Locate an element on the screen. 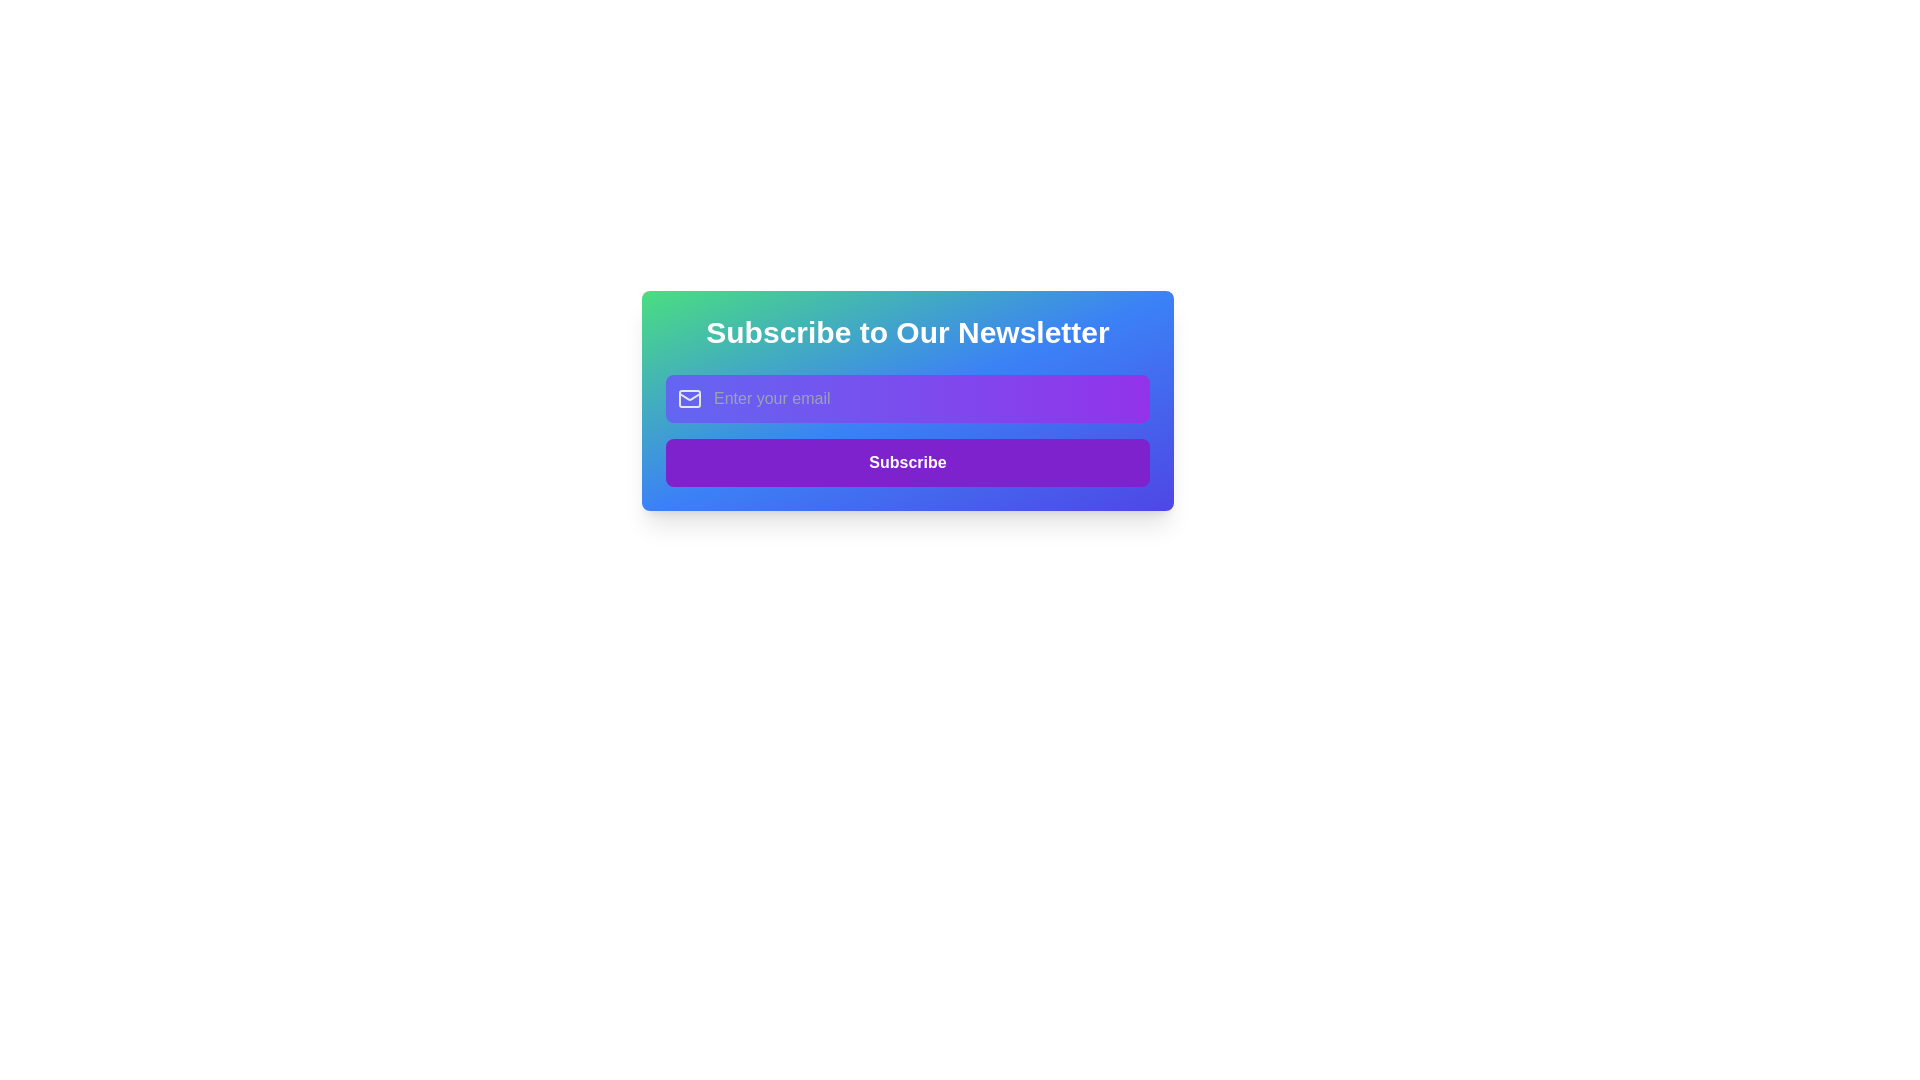 The height and width of the screenshot is (1080, 1920). the email icon, which is a rectangular icon with rounded corners resembling an envelope, styled in a solid color and positioned to the left side of the email input field is located at coordinates (690, 398).